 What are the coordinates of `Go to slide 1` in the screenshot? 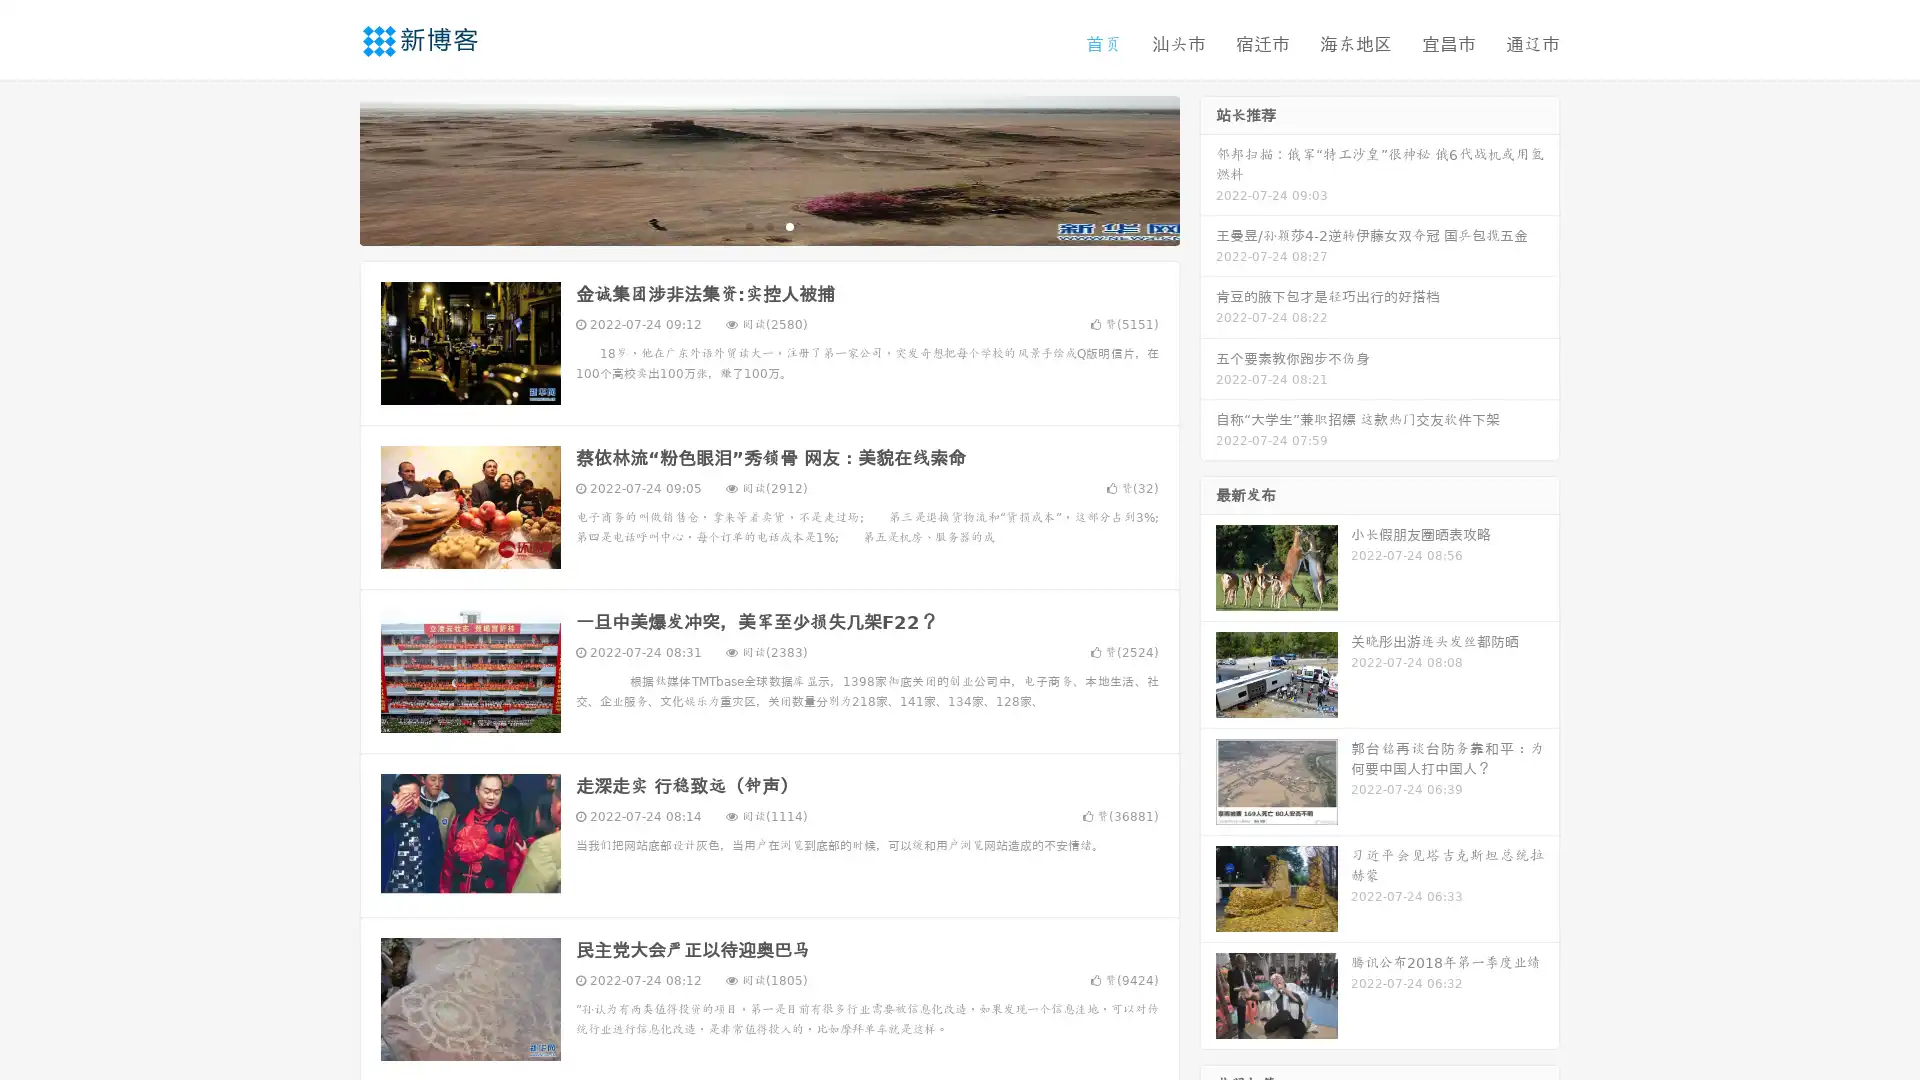 It's located at (748, 225).